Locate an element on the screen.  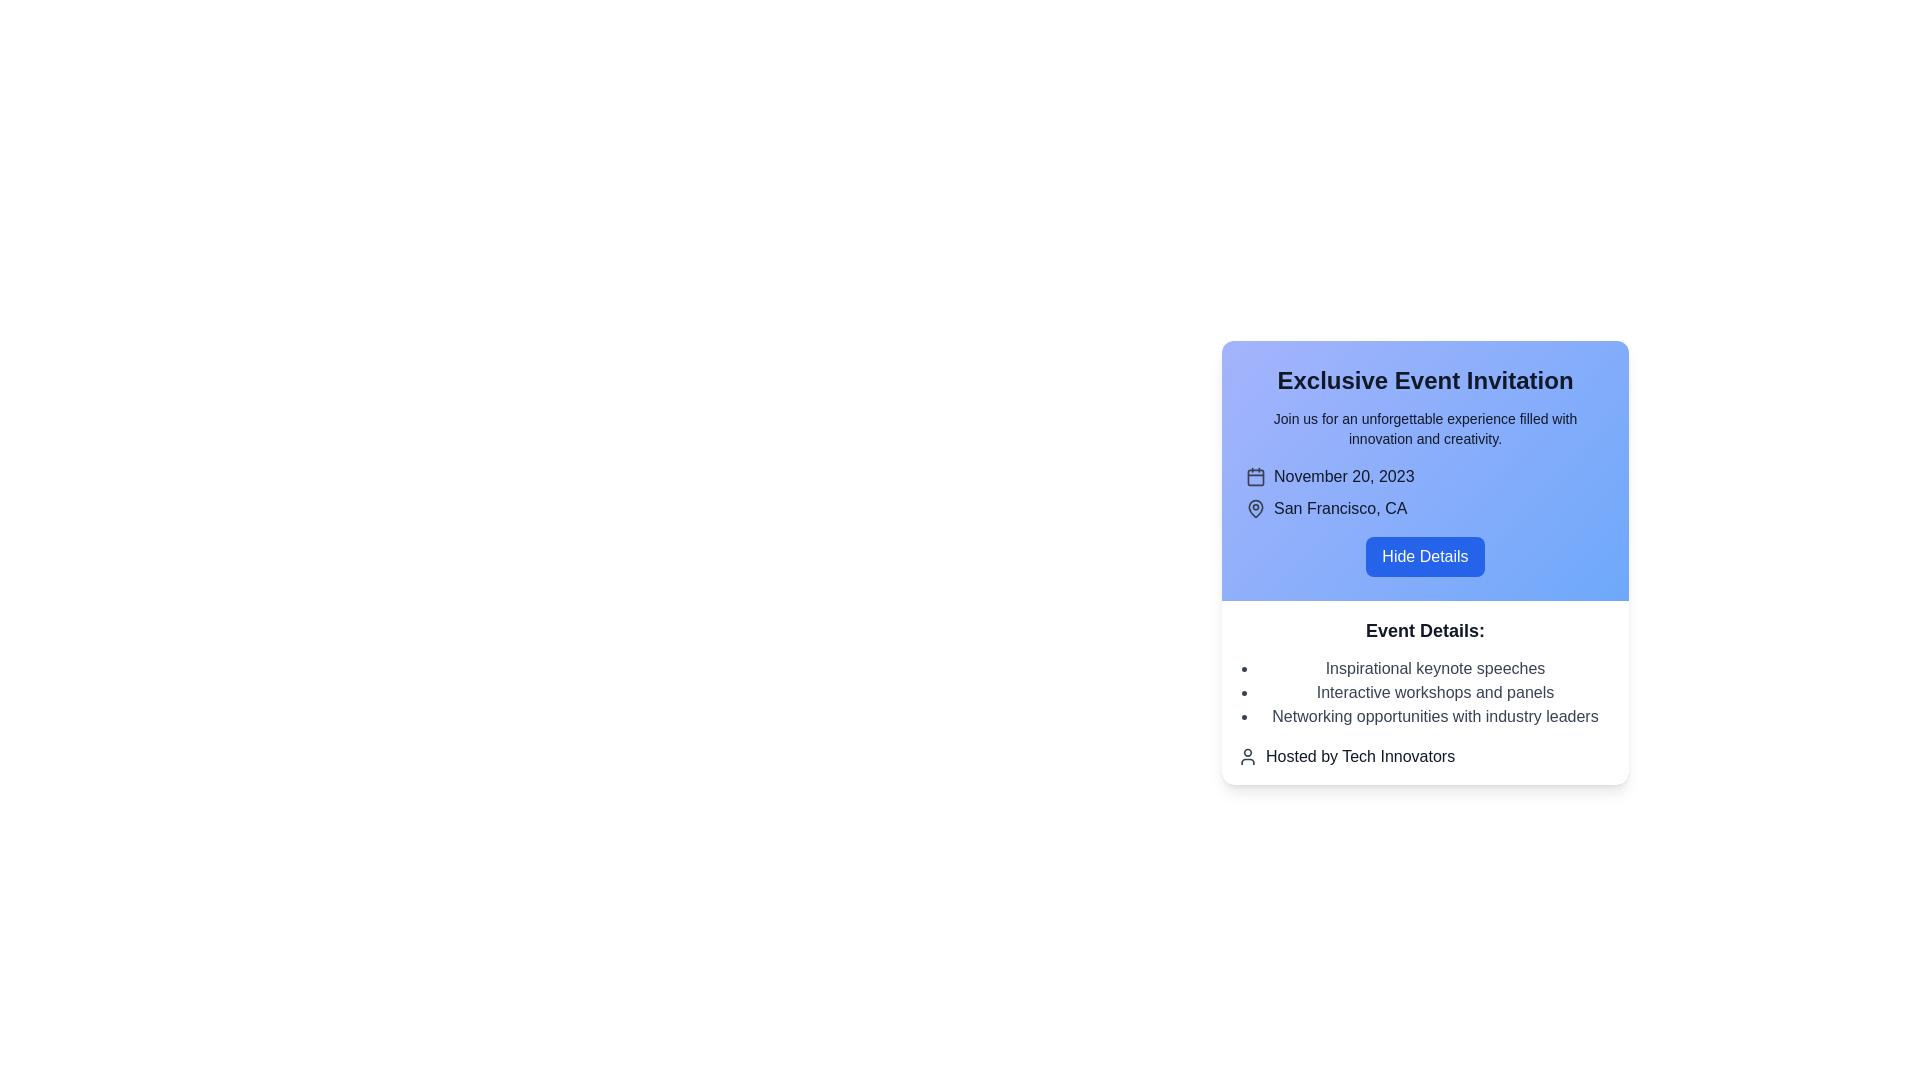
the text element displaying 'San Francisco, CA', which is located next to a location icon, to engage with adjacent elements is located at coordinates (1339, 508).